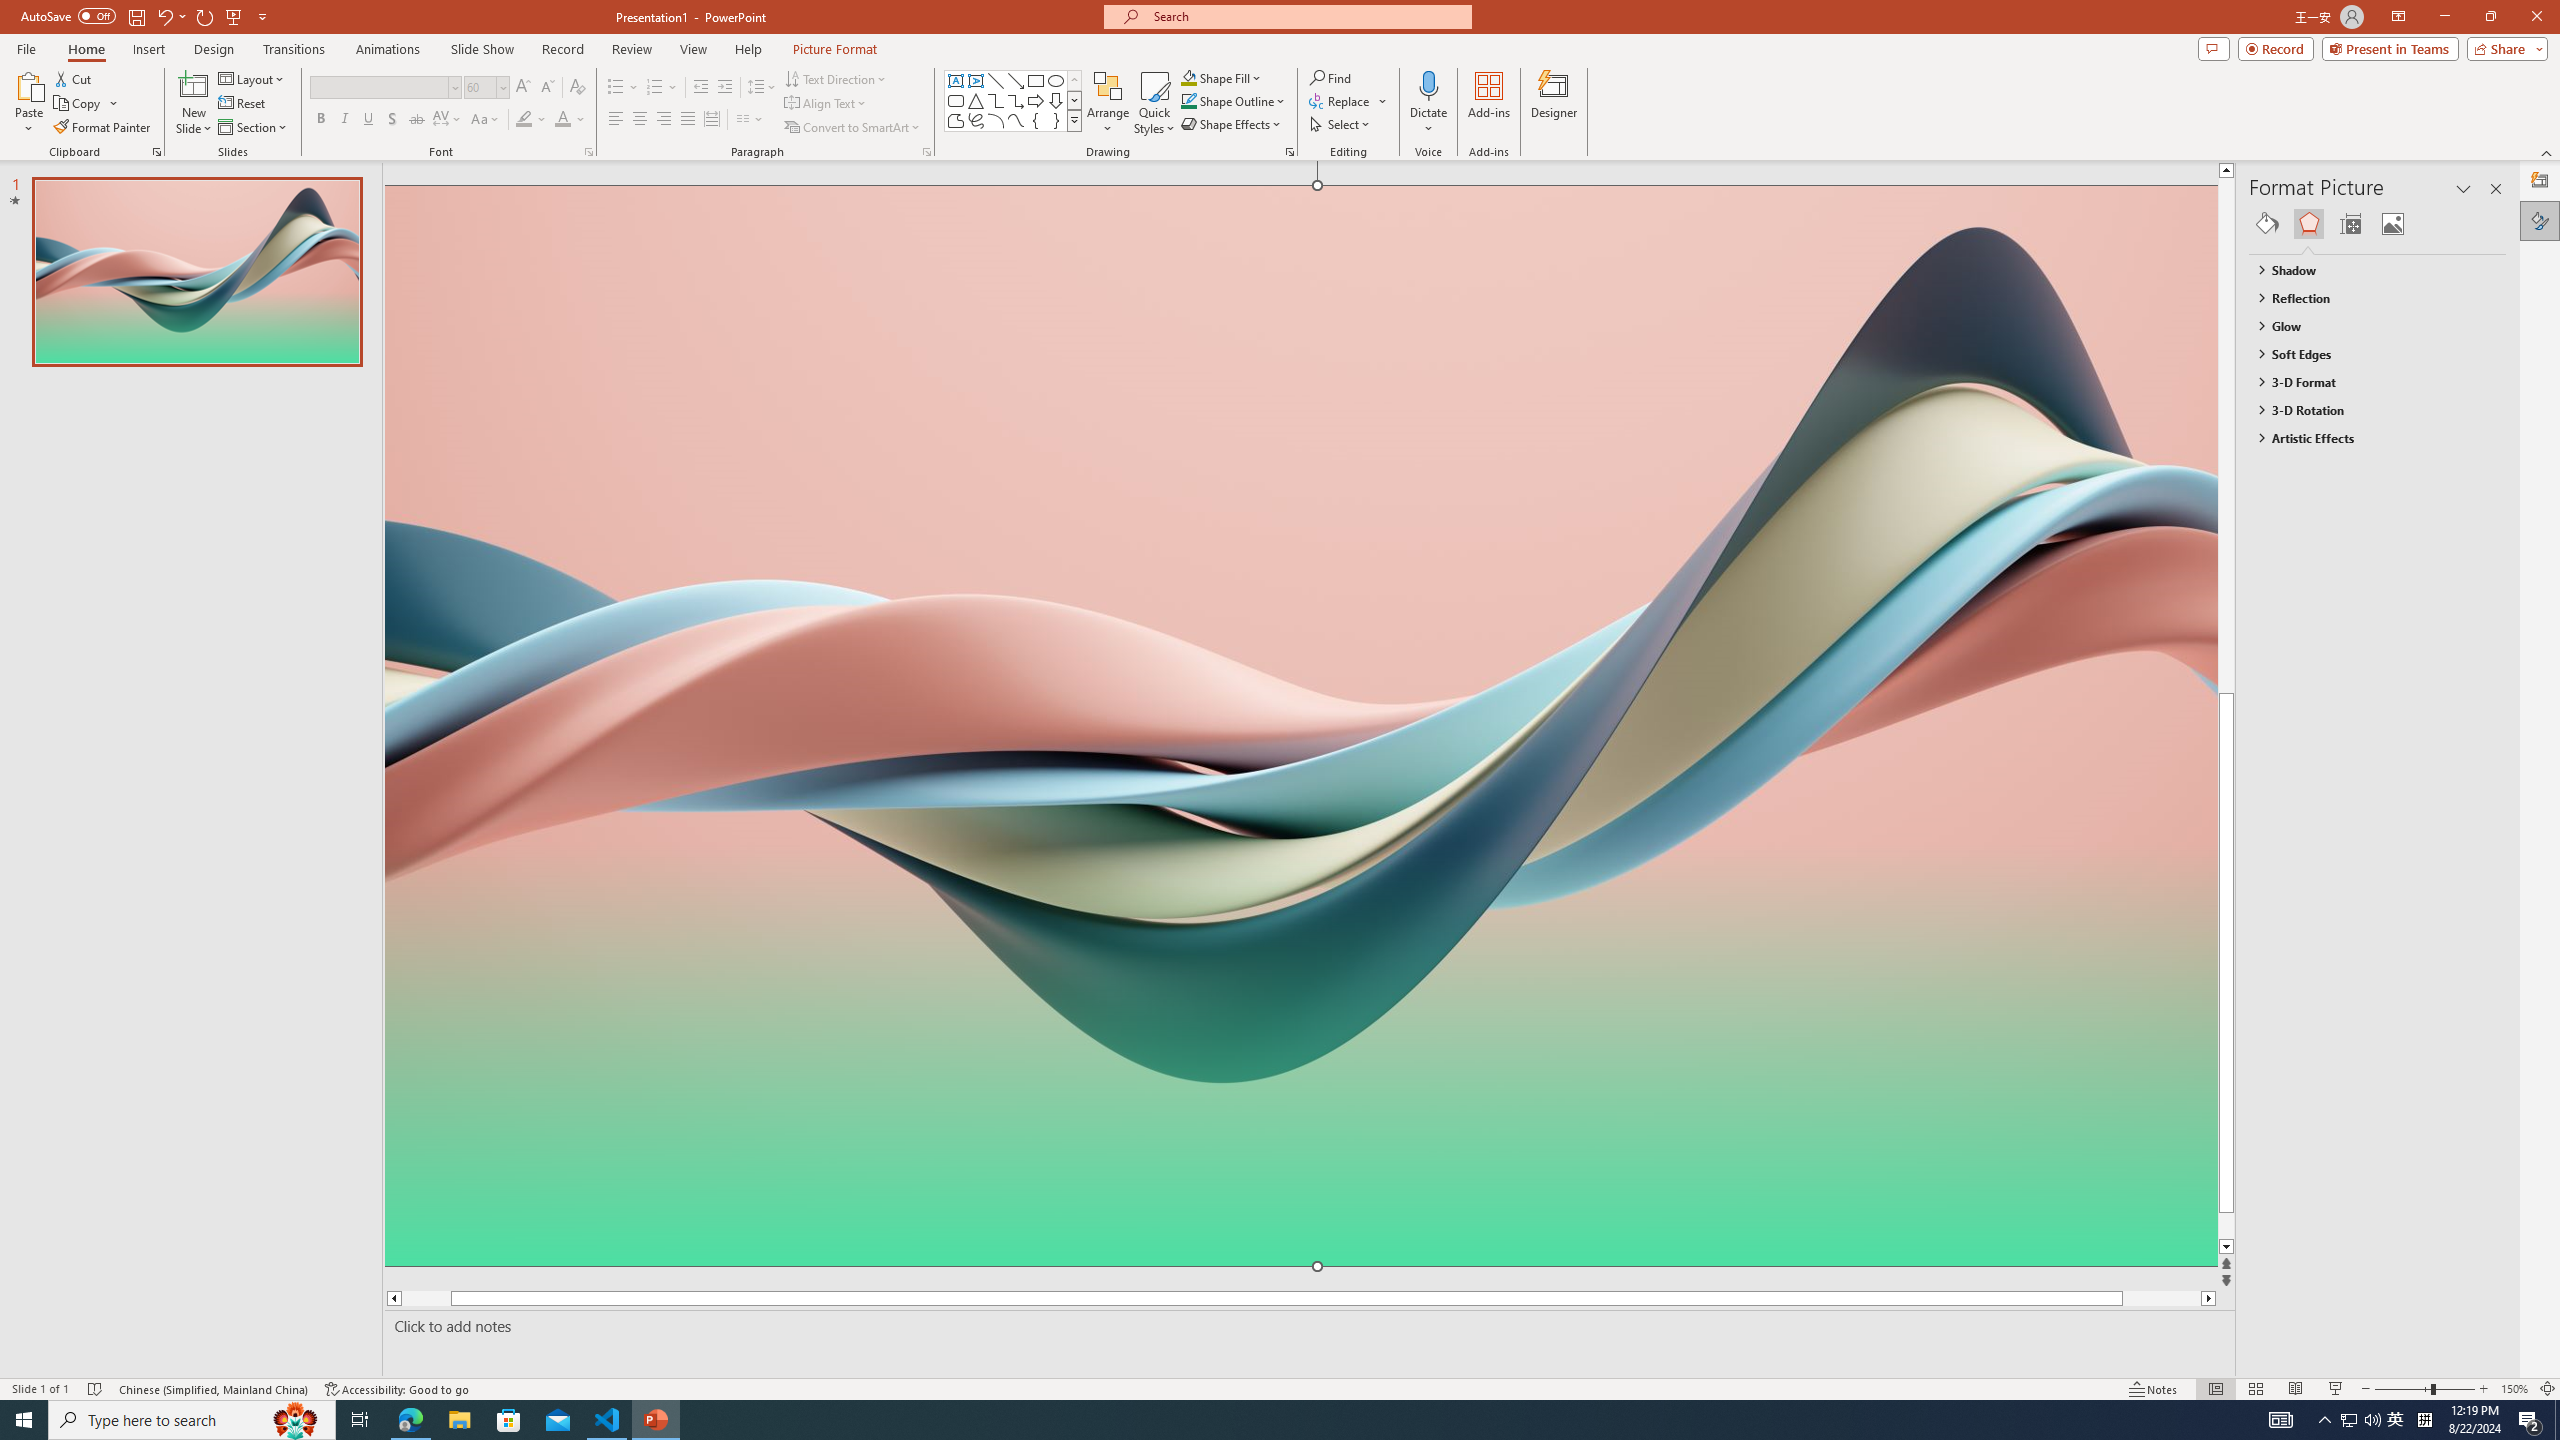 This screenshot has height=1440, width=2560. What do you see at coordinates (2377, 222) in the screenshot?
I see `'Class: NetUIGalleryContainer'` at bounding box center [2377, 222].